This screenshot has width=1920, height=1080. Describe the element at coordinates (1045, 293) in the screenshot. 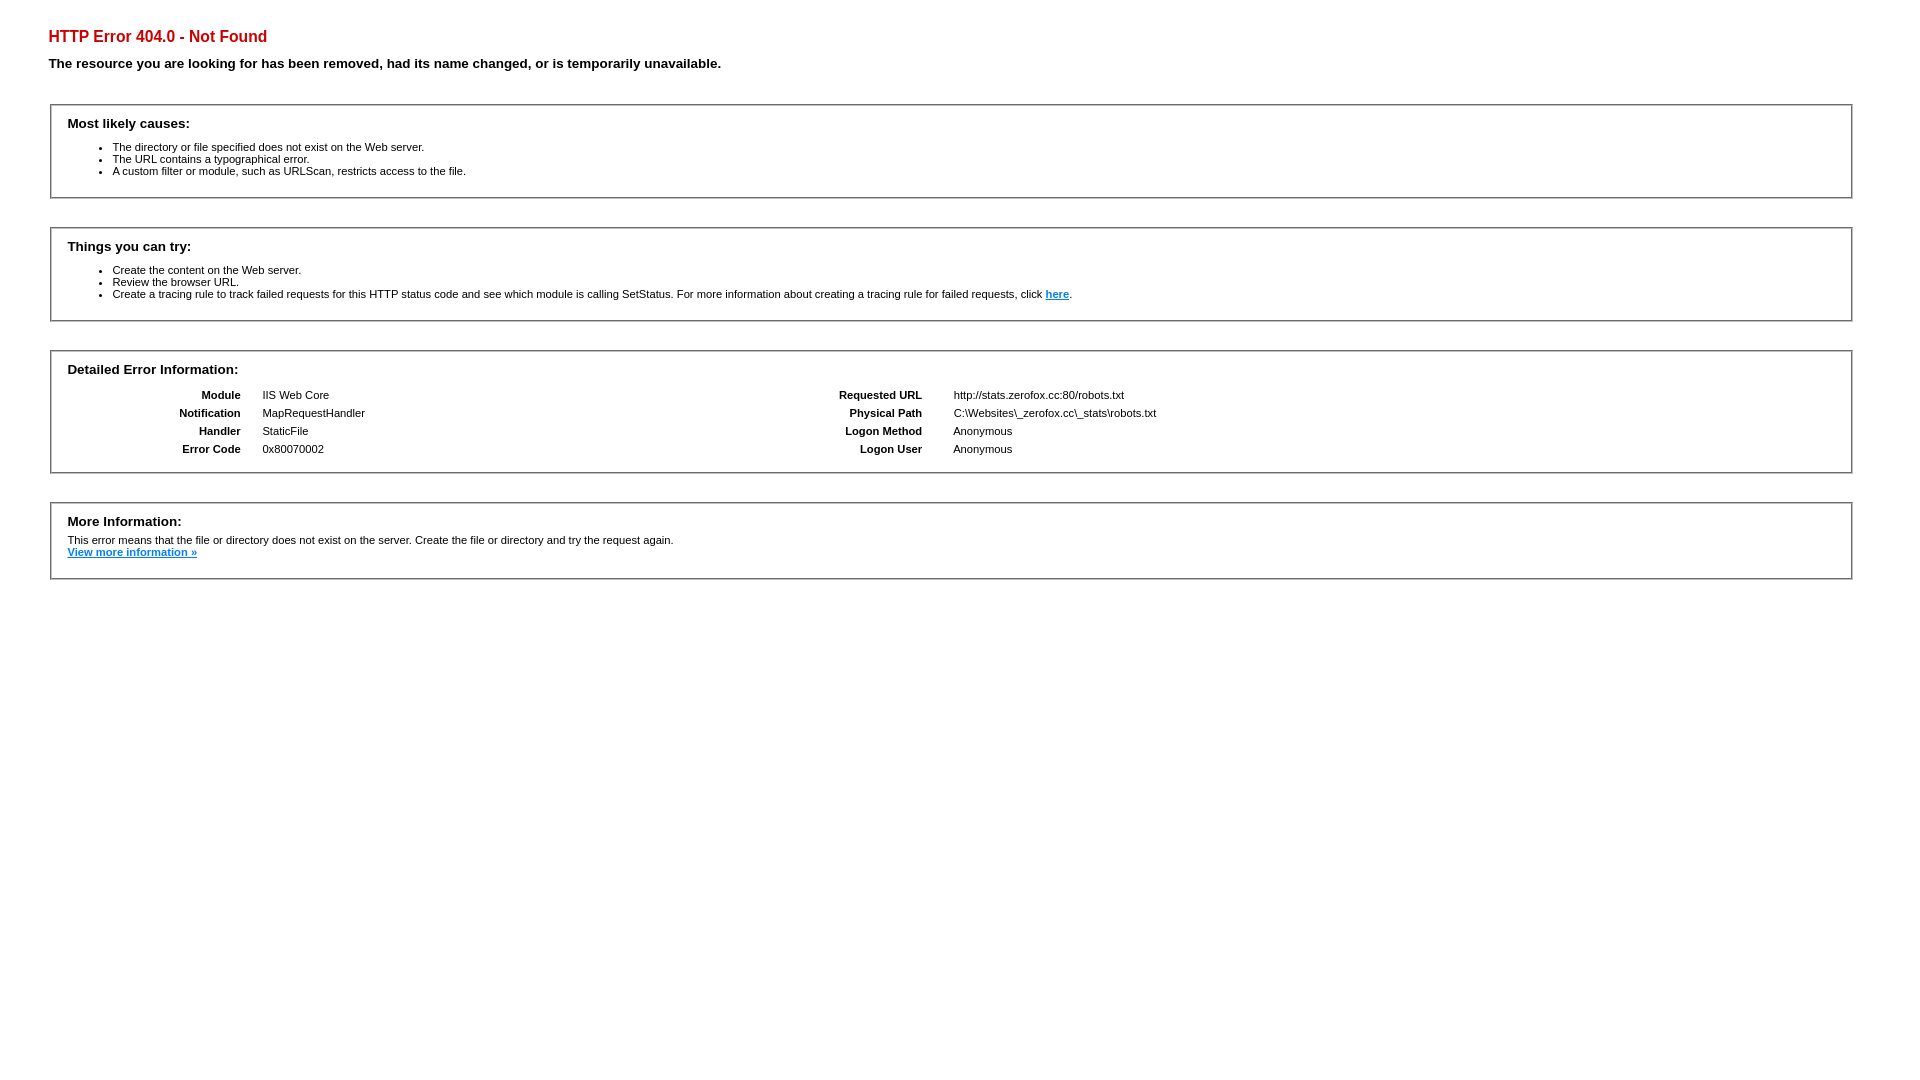

I see `'here'` at that location.